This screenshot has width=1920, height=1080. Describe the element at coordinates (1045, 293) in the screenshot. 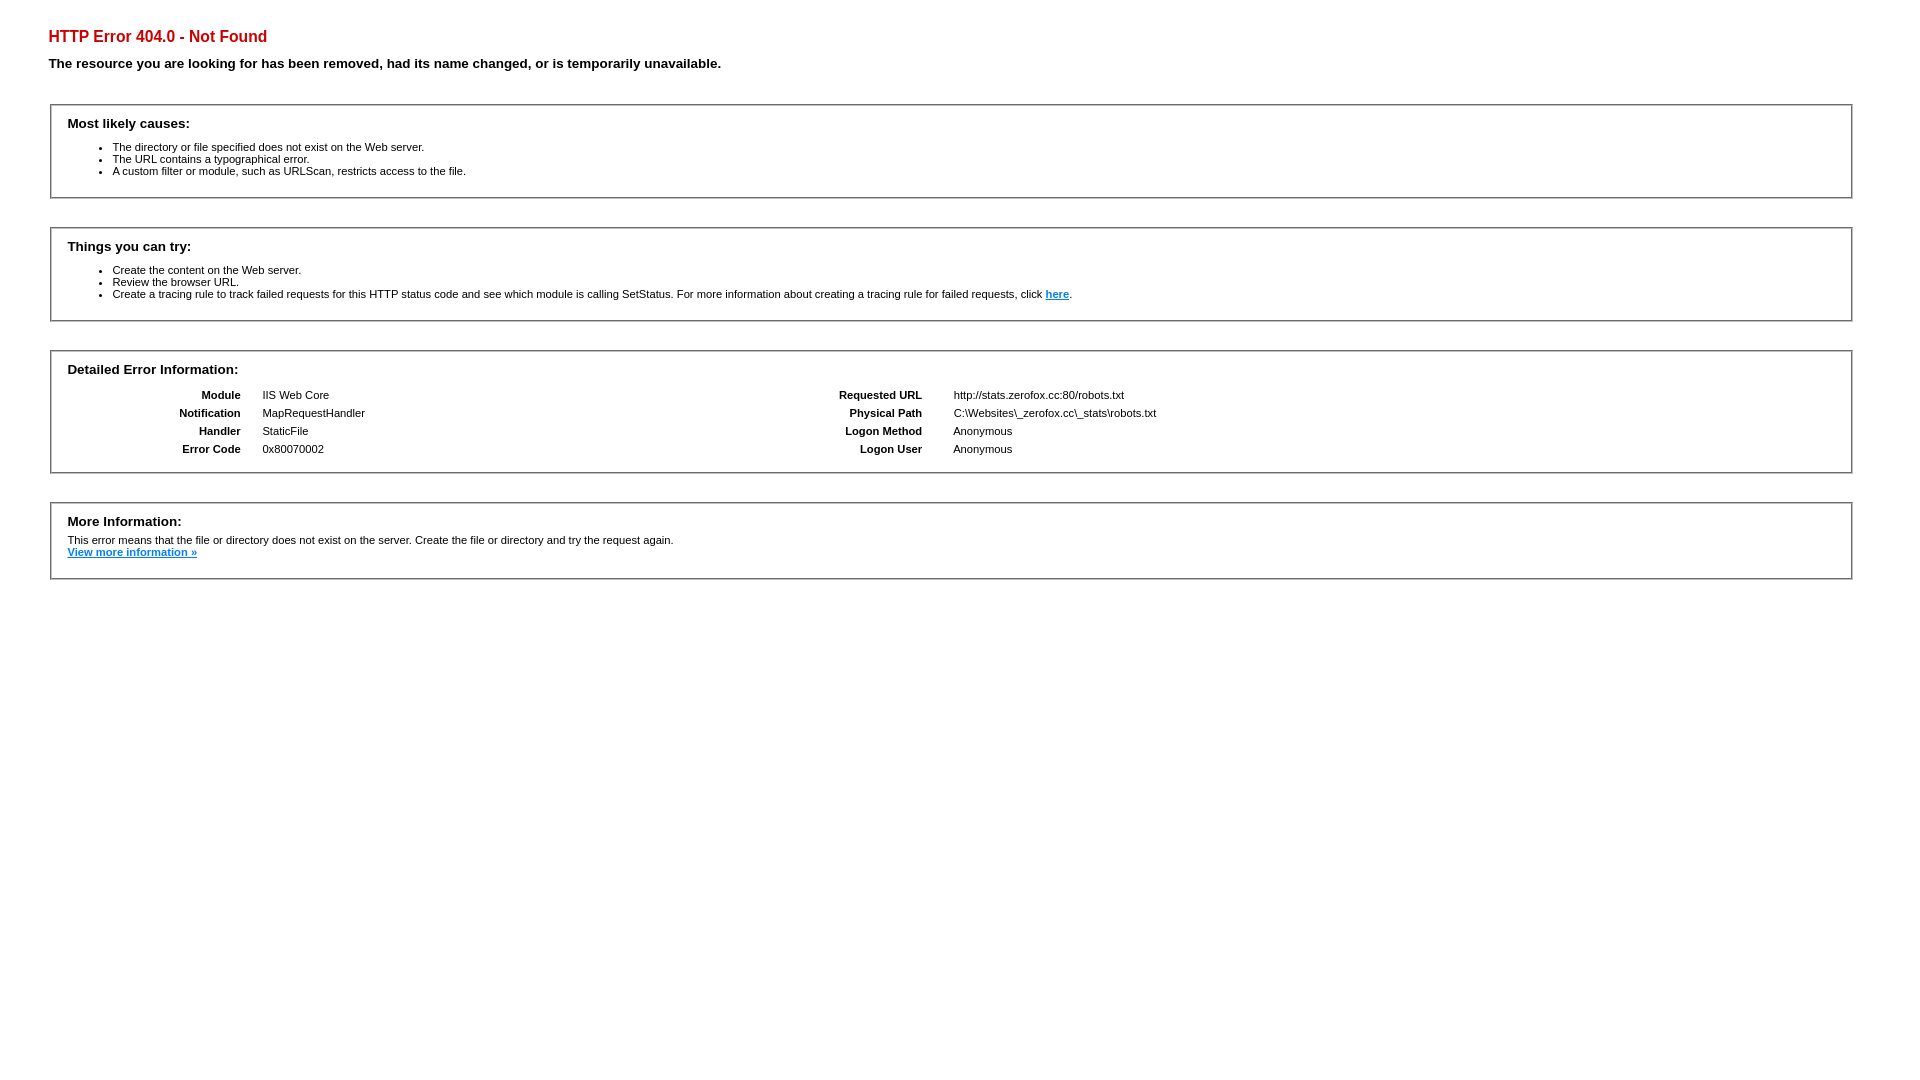

I see `'here'` at that location.